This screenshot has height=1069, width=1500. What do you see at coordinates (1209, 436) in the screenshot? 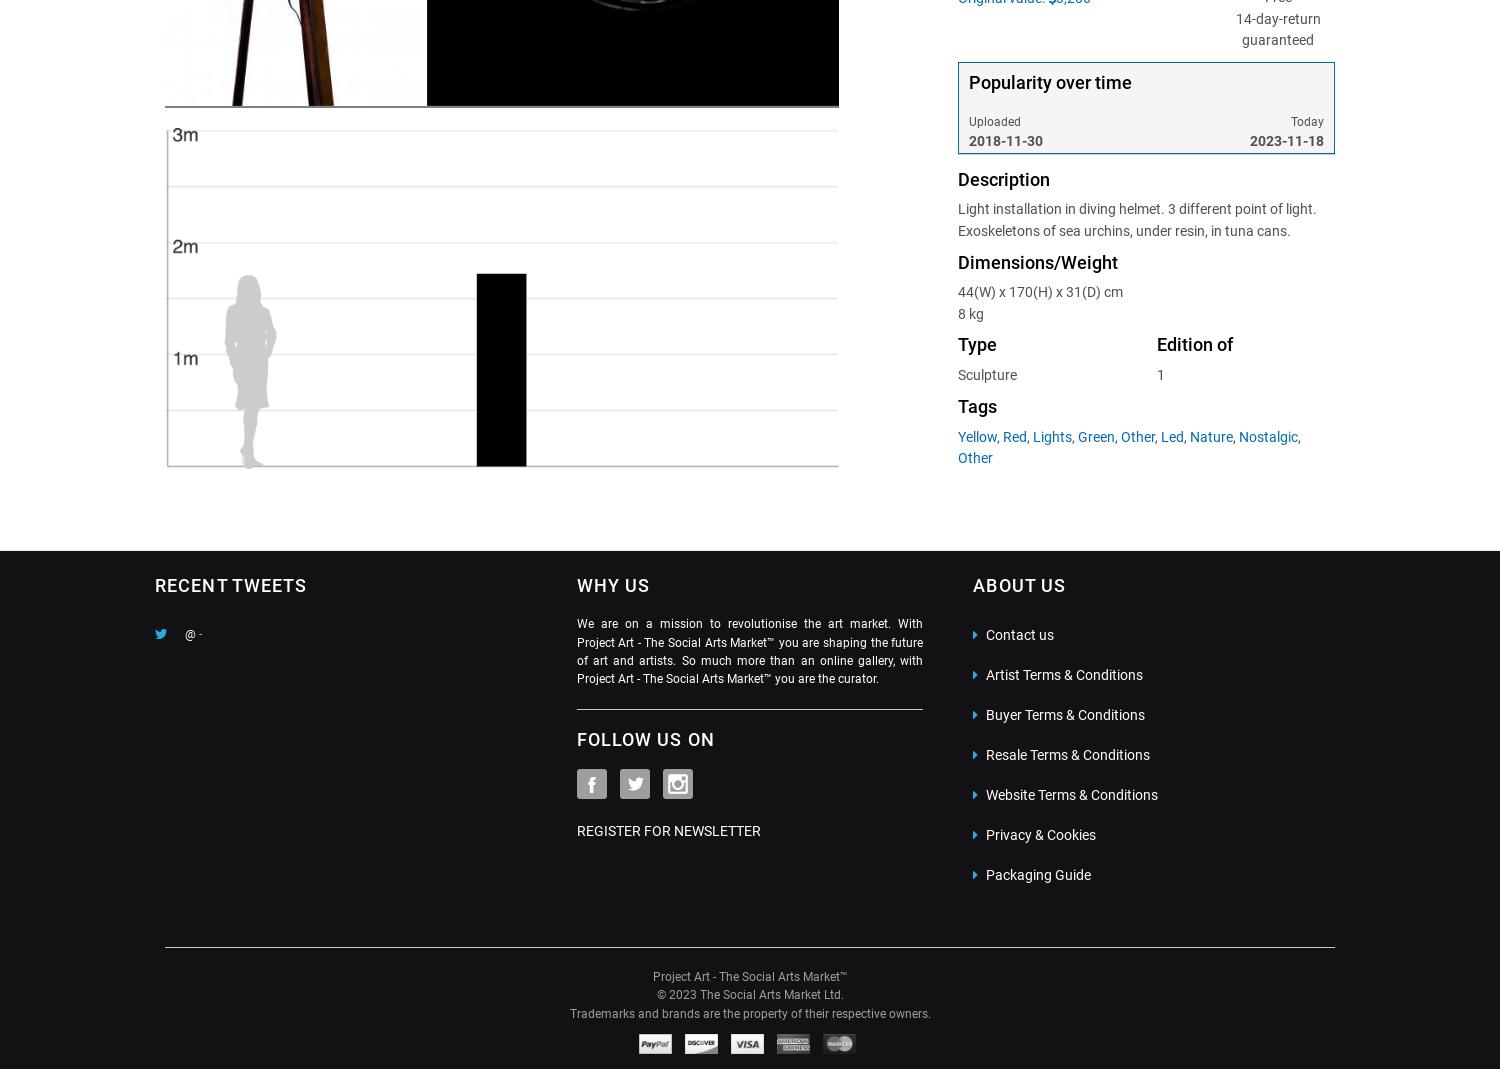
I see `'Nature'` at bounding box center [1209, 436].